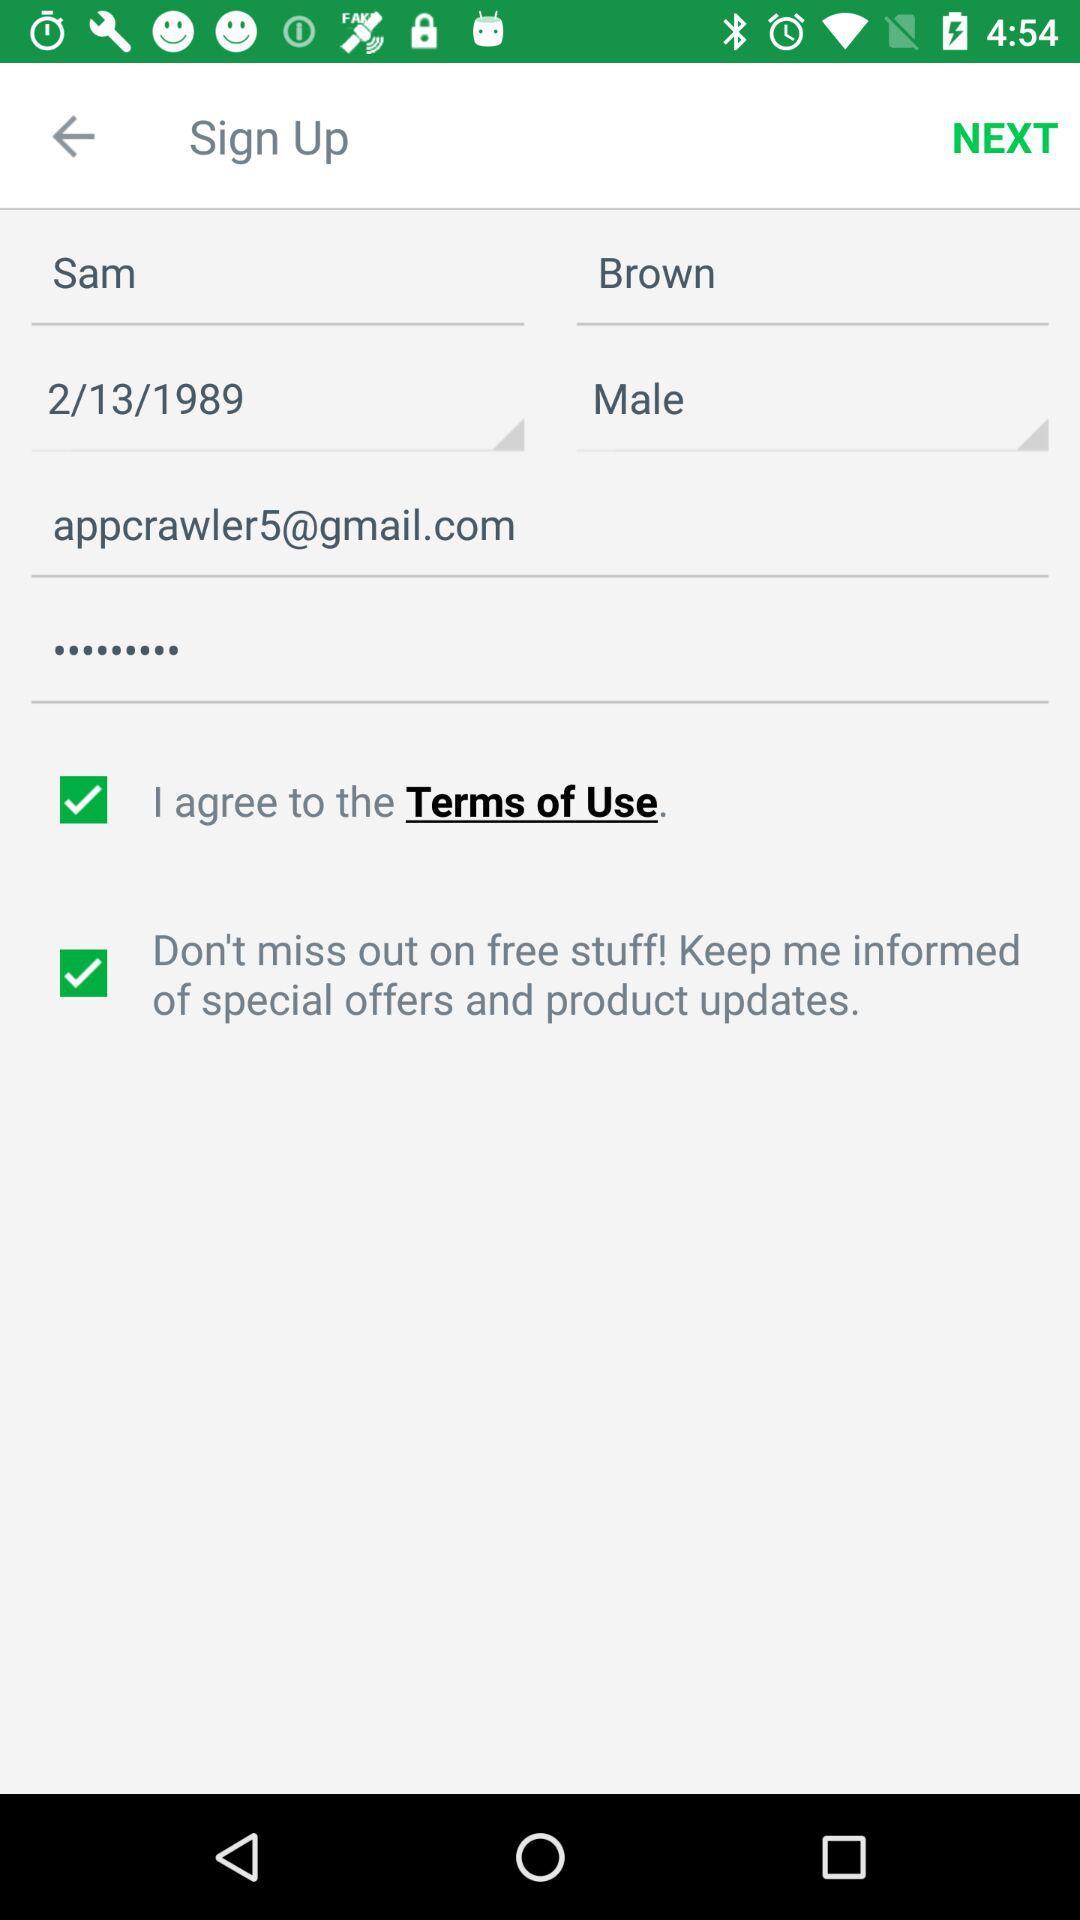  I want to click on agree to terms of service, so click(85, 800).